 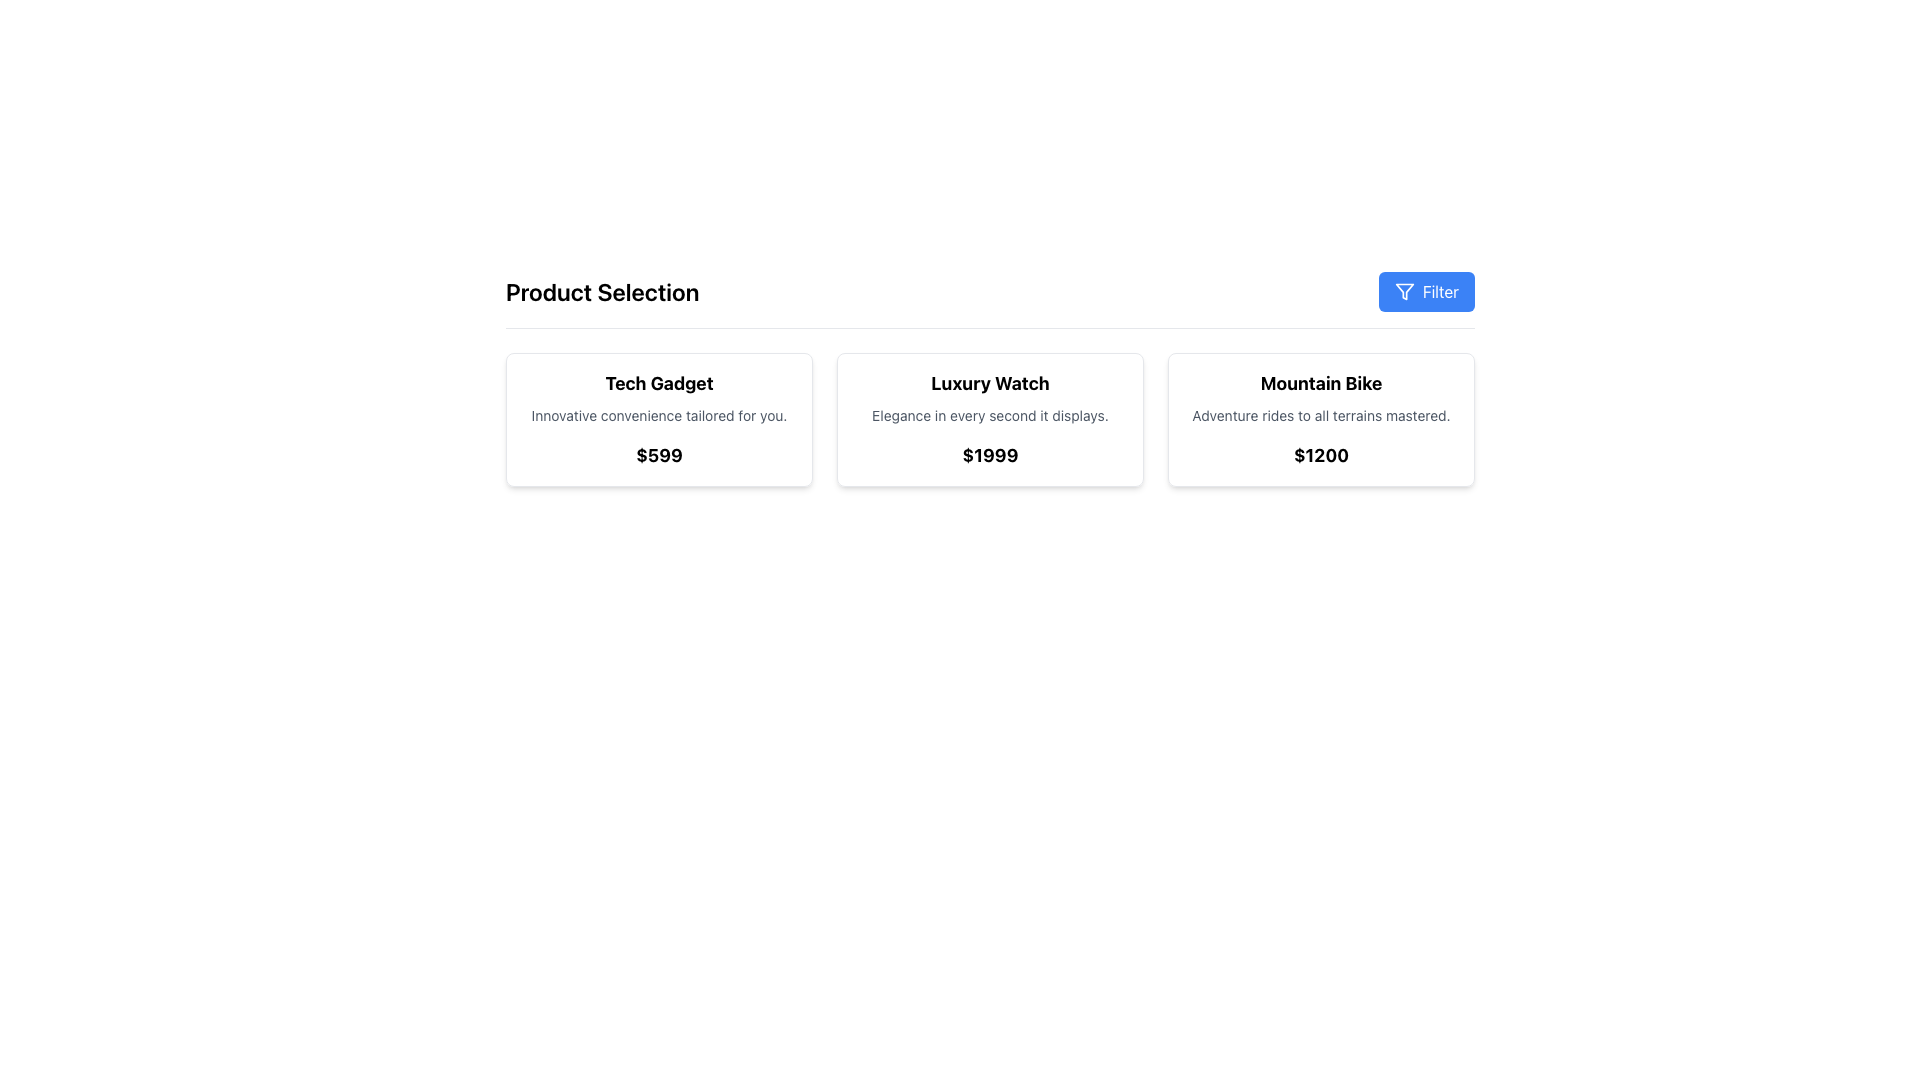 I want to click on price displayed in the text label for the product 'Luxury Watch', which is located in the middle card beneath the text 'Elegance in every second it displays.', so click(x=990, y=455).